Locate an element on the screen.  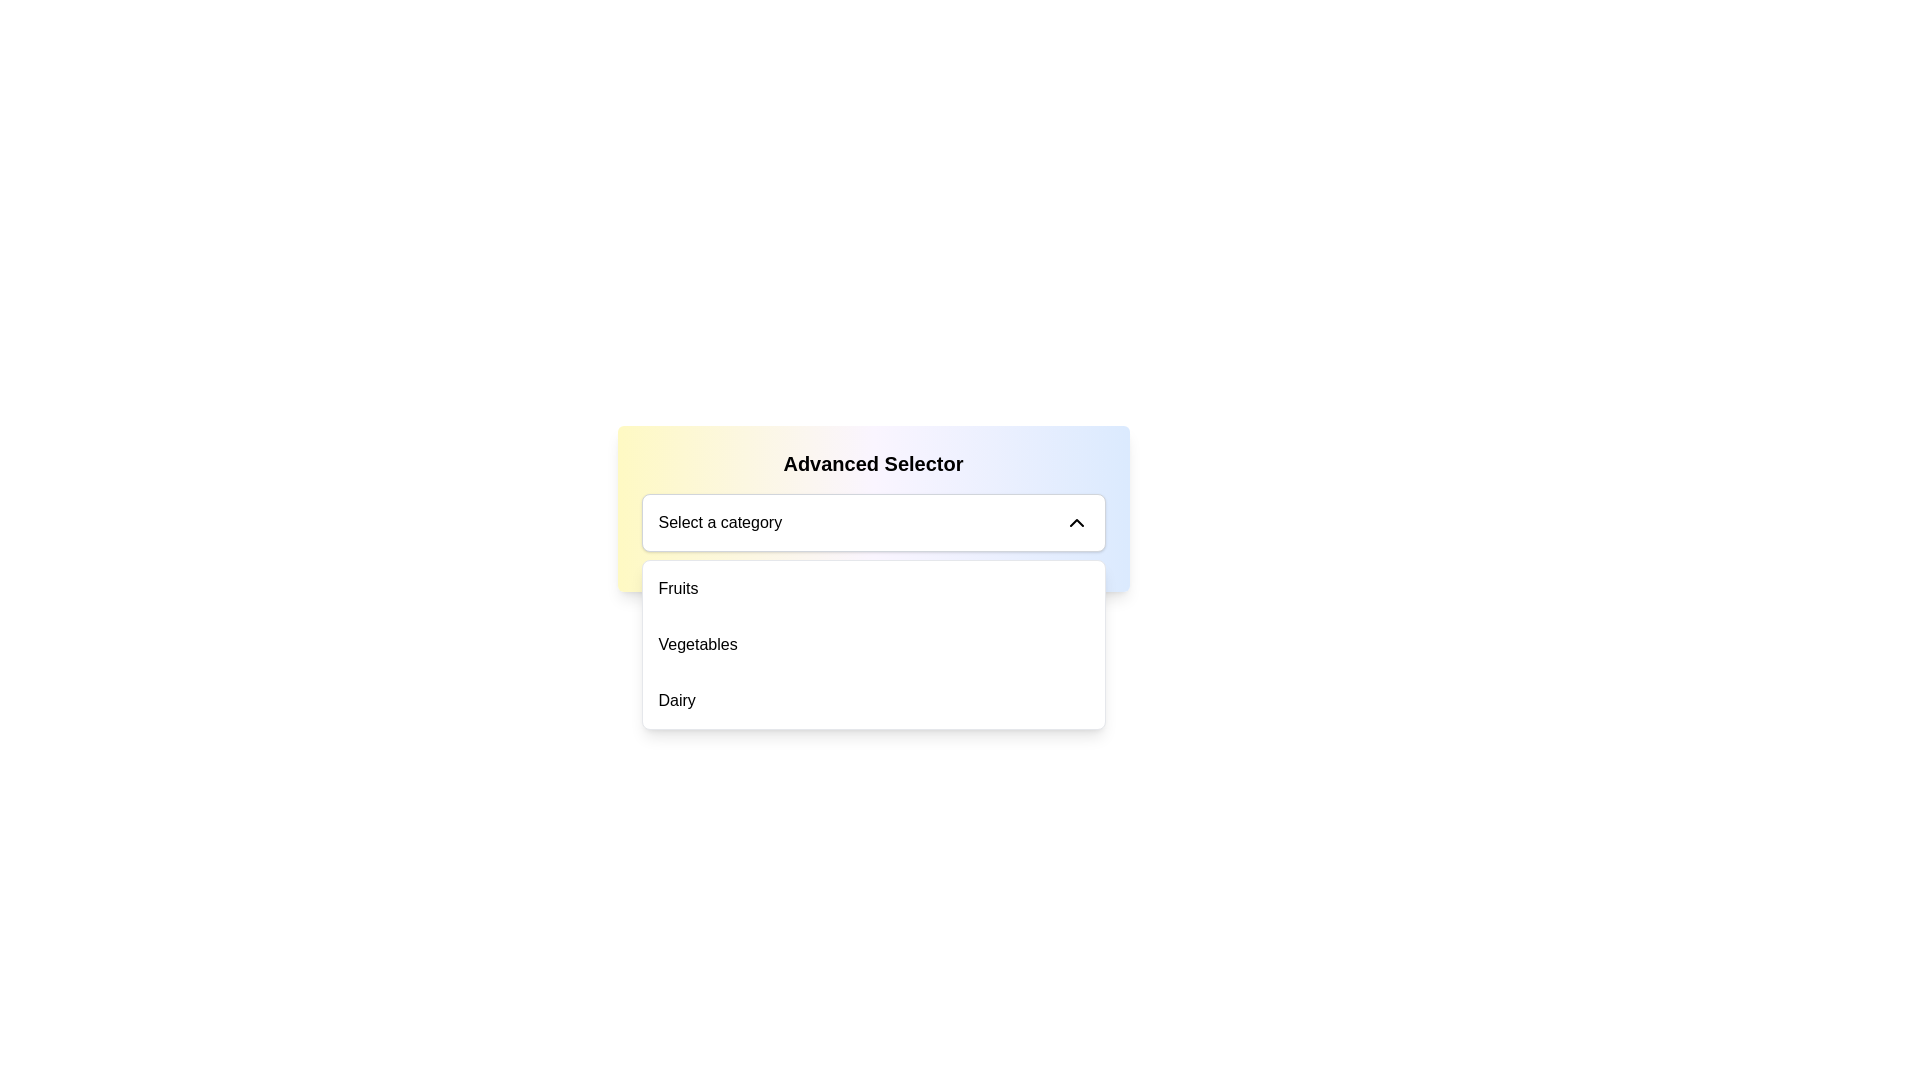
the first item in the 'Advanced Selector' dropdown menu, which is the 'Fruits' option, using keyboard focus is located at coordinates (873, 588).